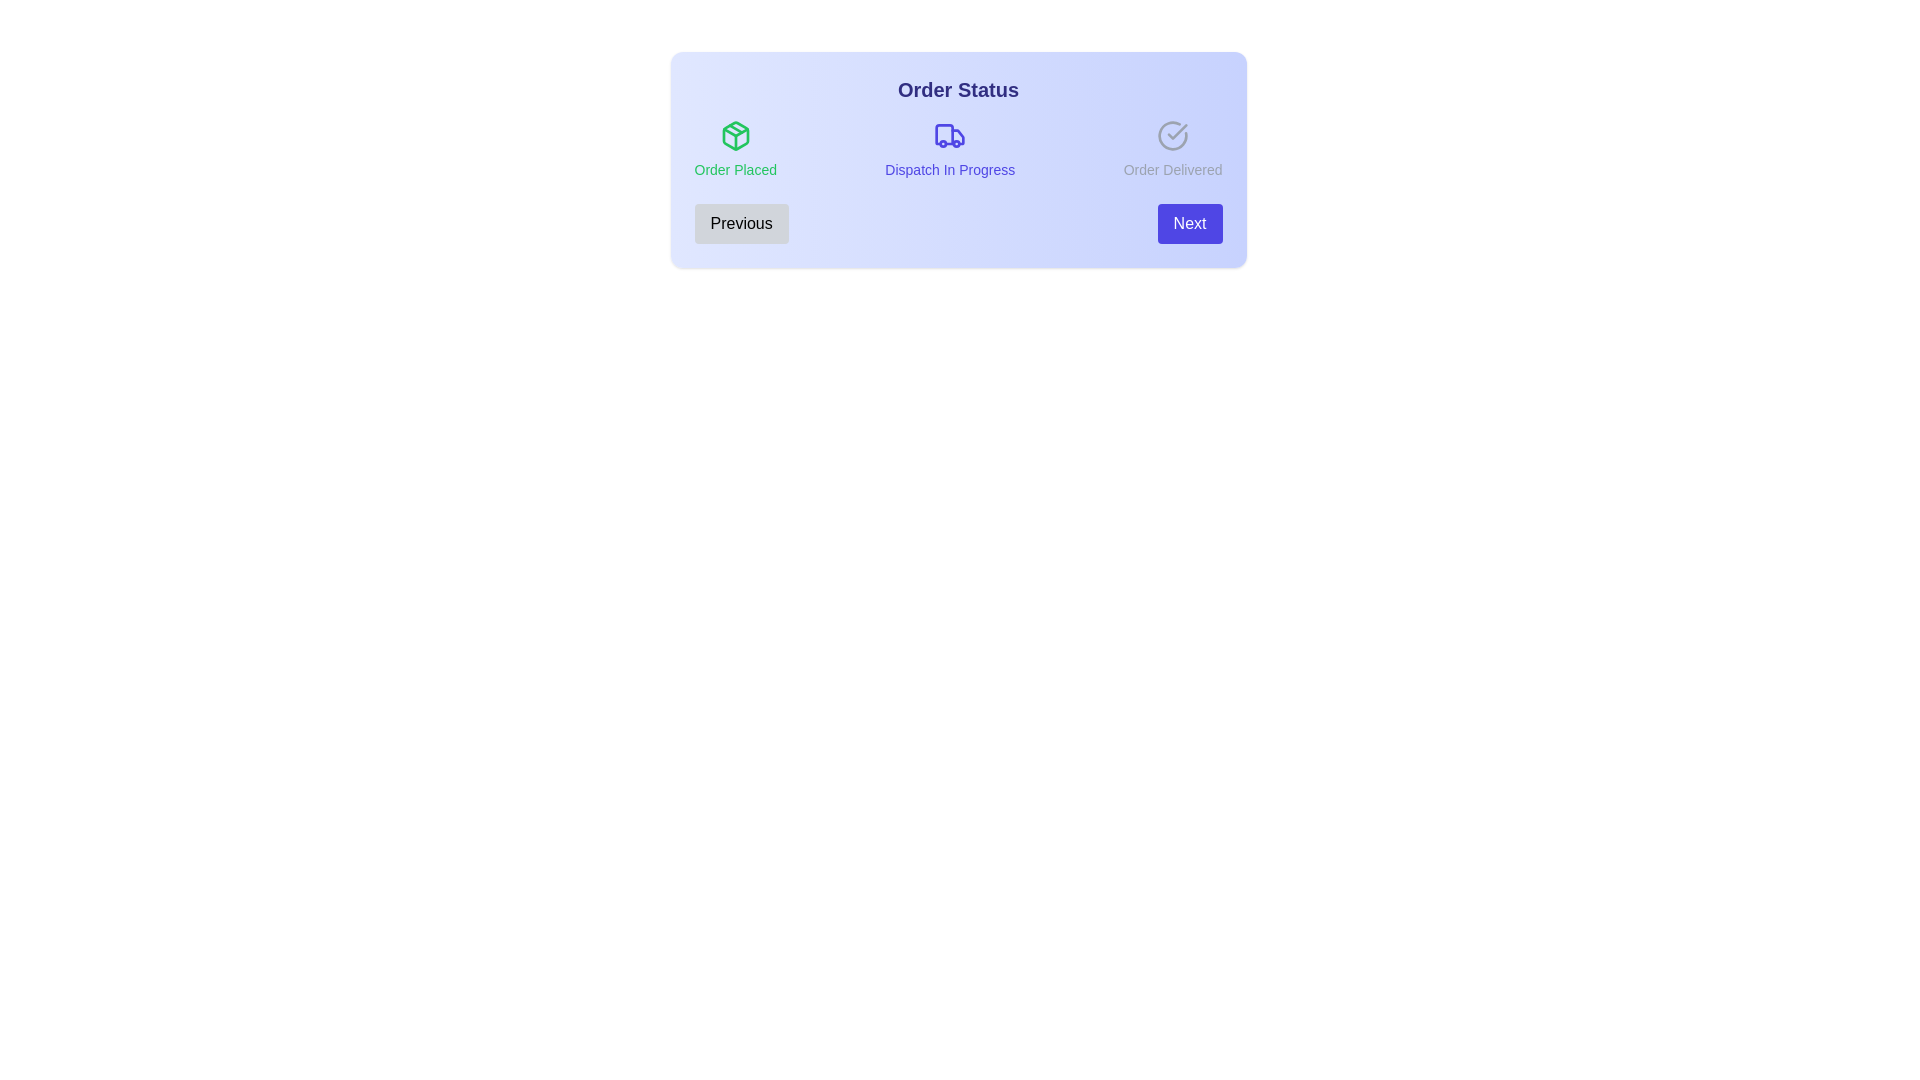  Describe the element at coordinates (734, 137) in the screenshot. I see `the state change of the progress bar segment located within the 'Order Placed' group, which visually indicates completion by changing to green` at that location.